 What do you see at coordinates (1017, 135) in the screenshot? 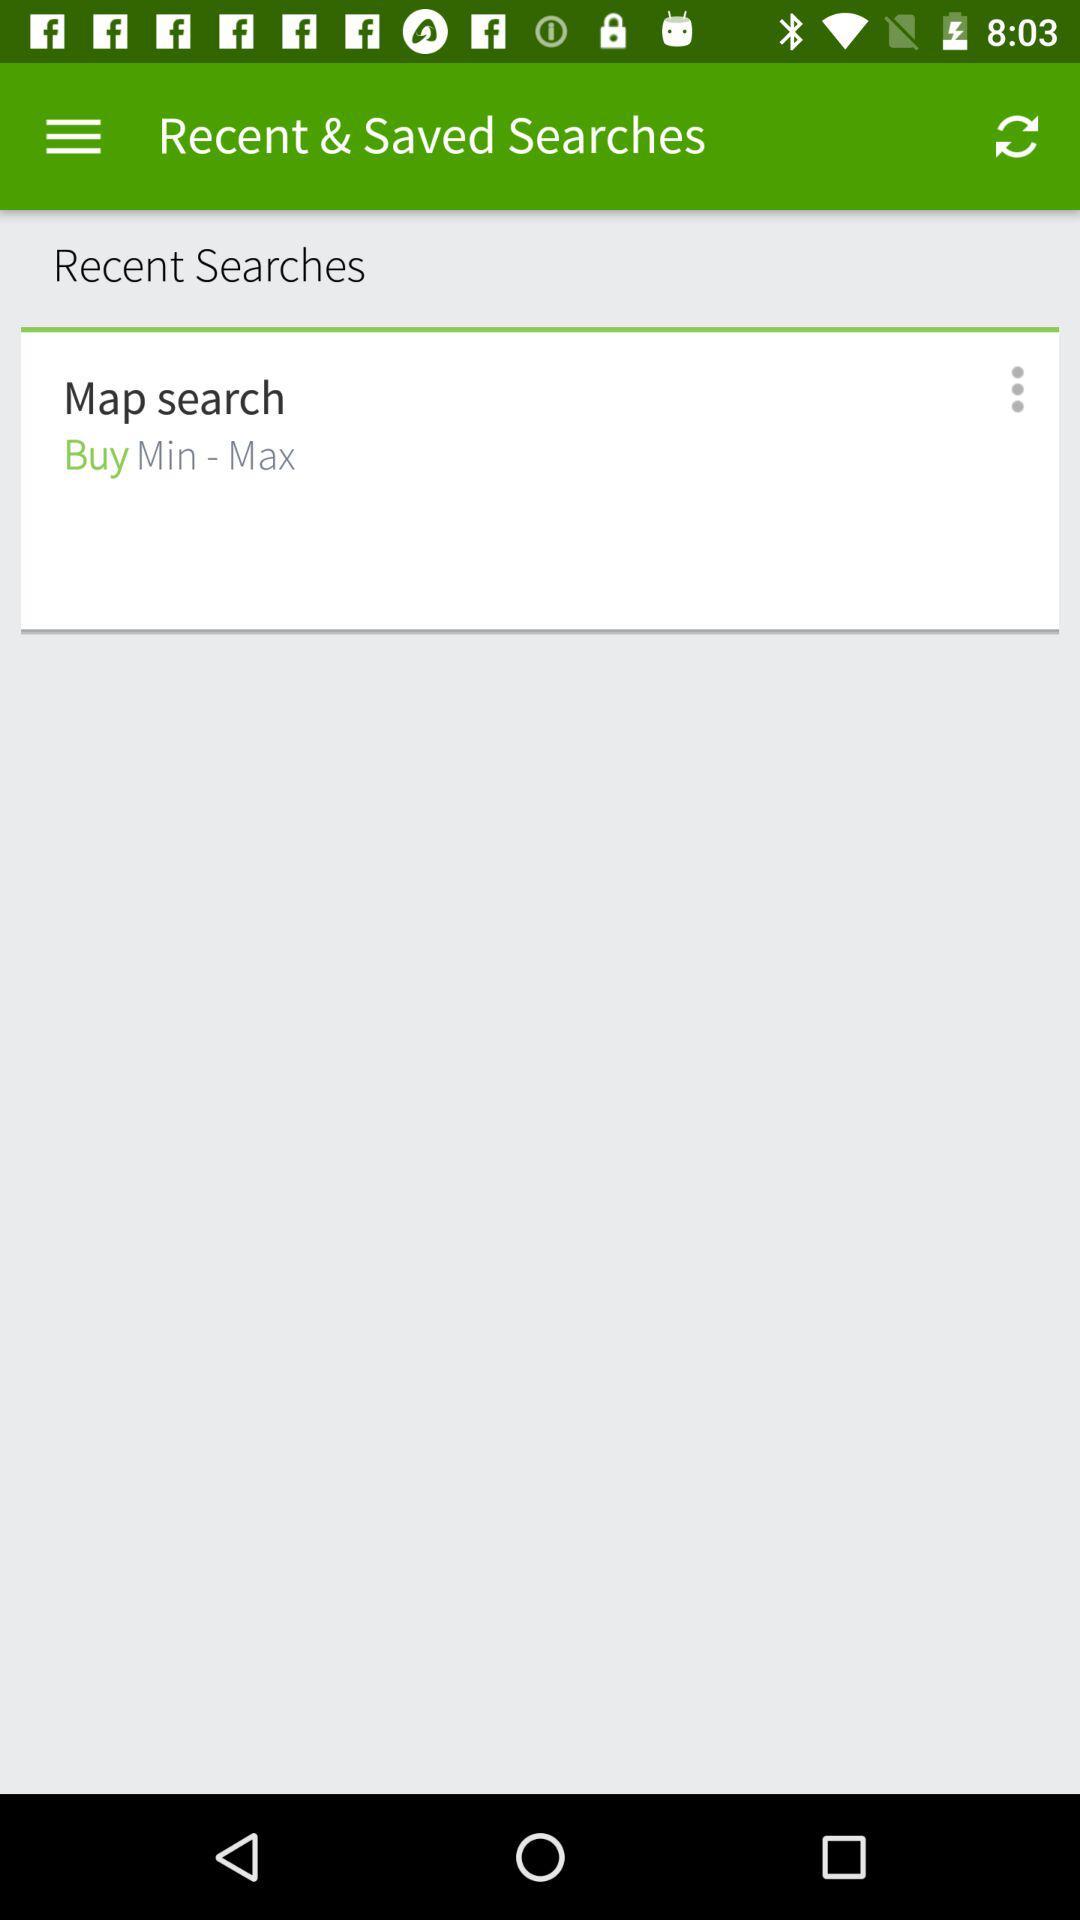
I see `the app to the right of recent & saved searches item` at bounding box center [1017, 135].